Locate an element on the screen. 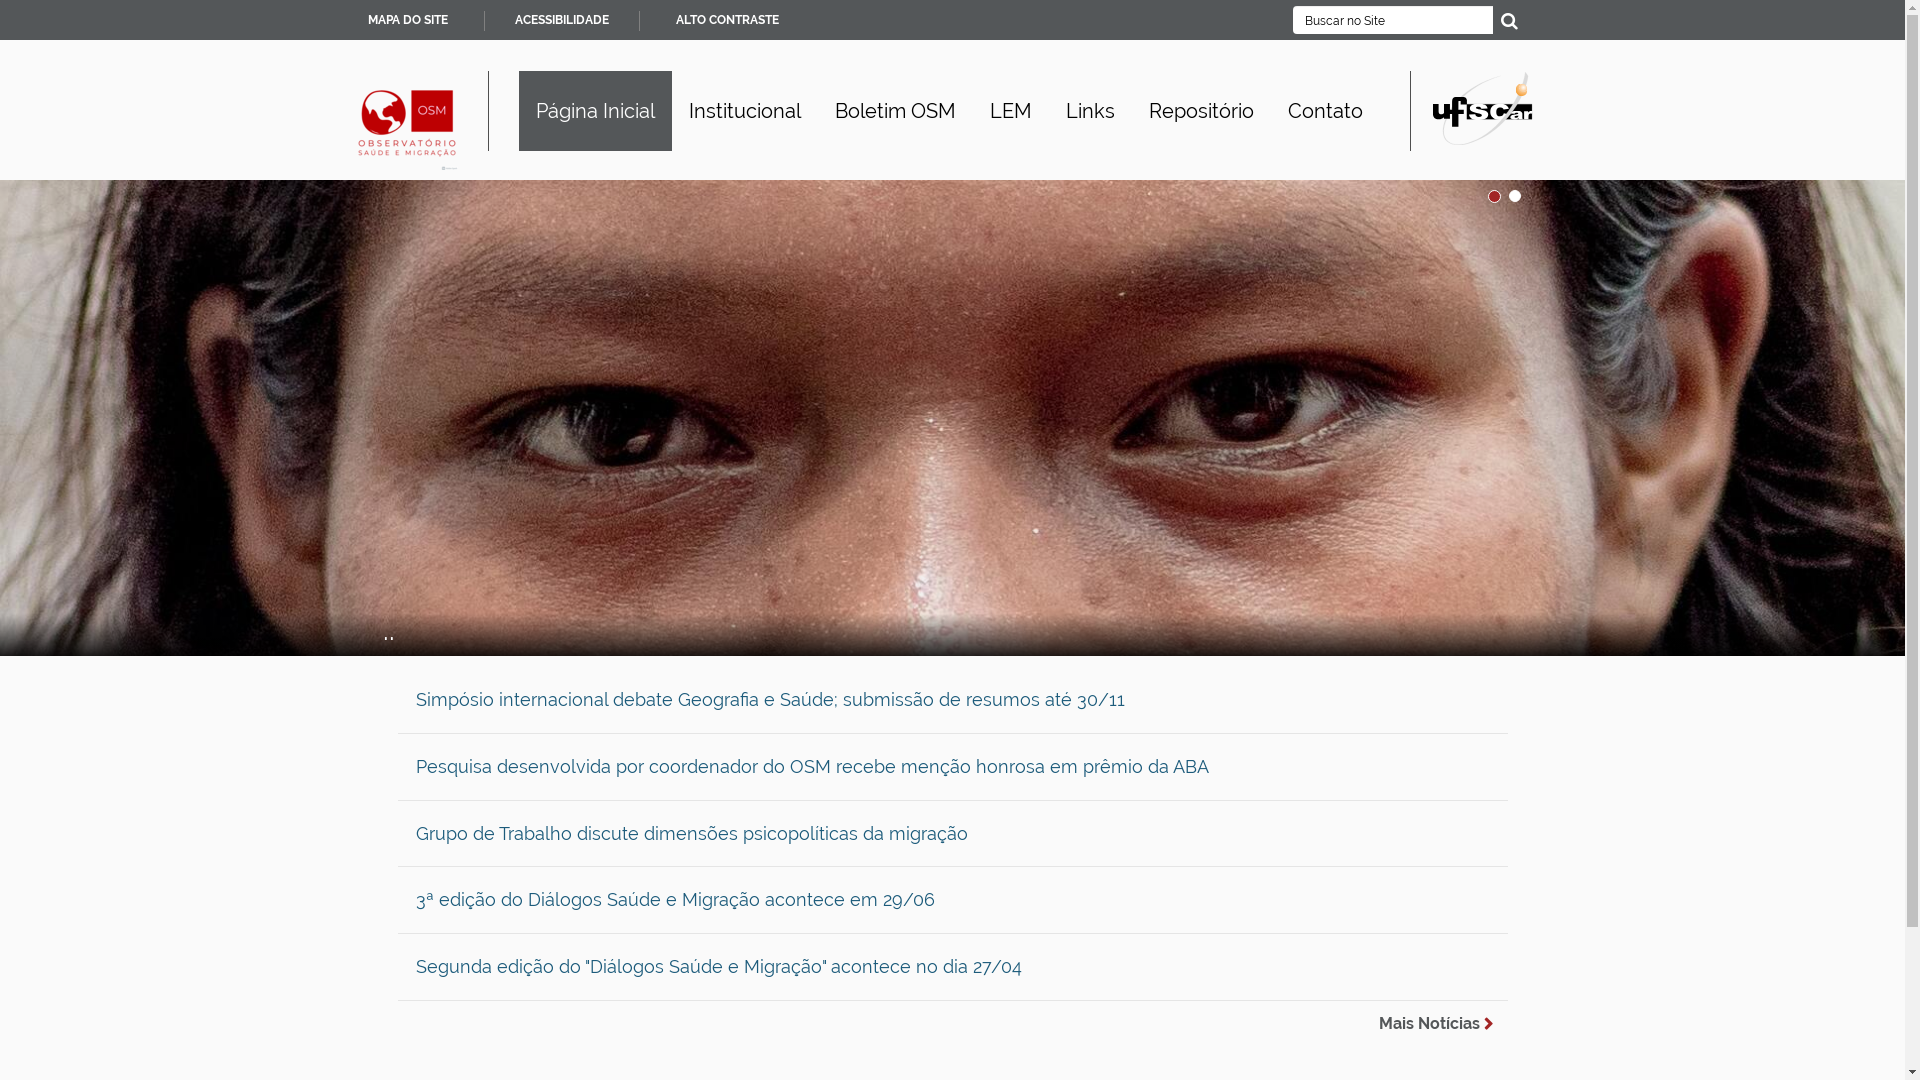  'Boletim OSM' is located at coordinates (817, 111).